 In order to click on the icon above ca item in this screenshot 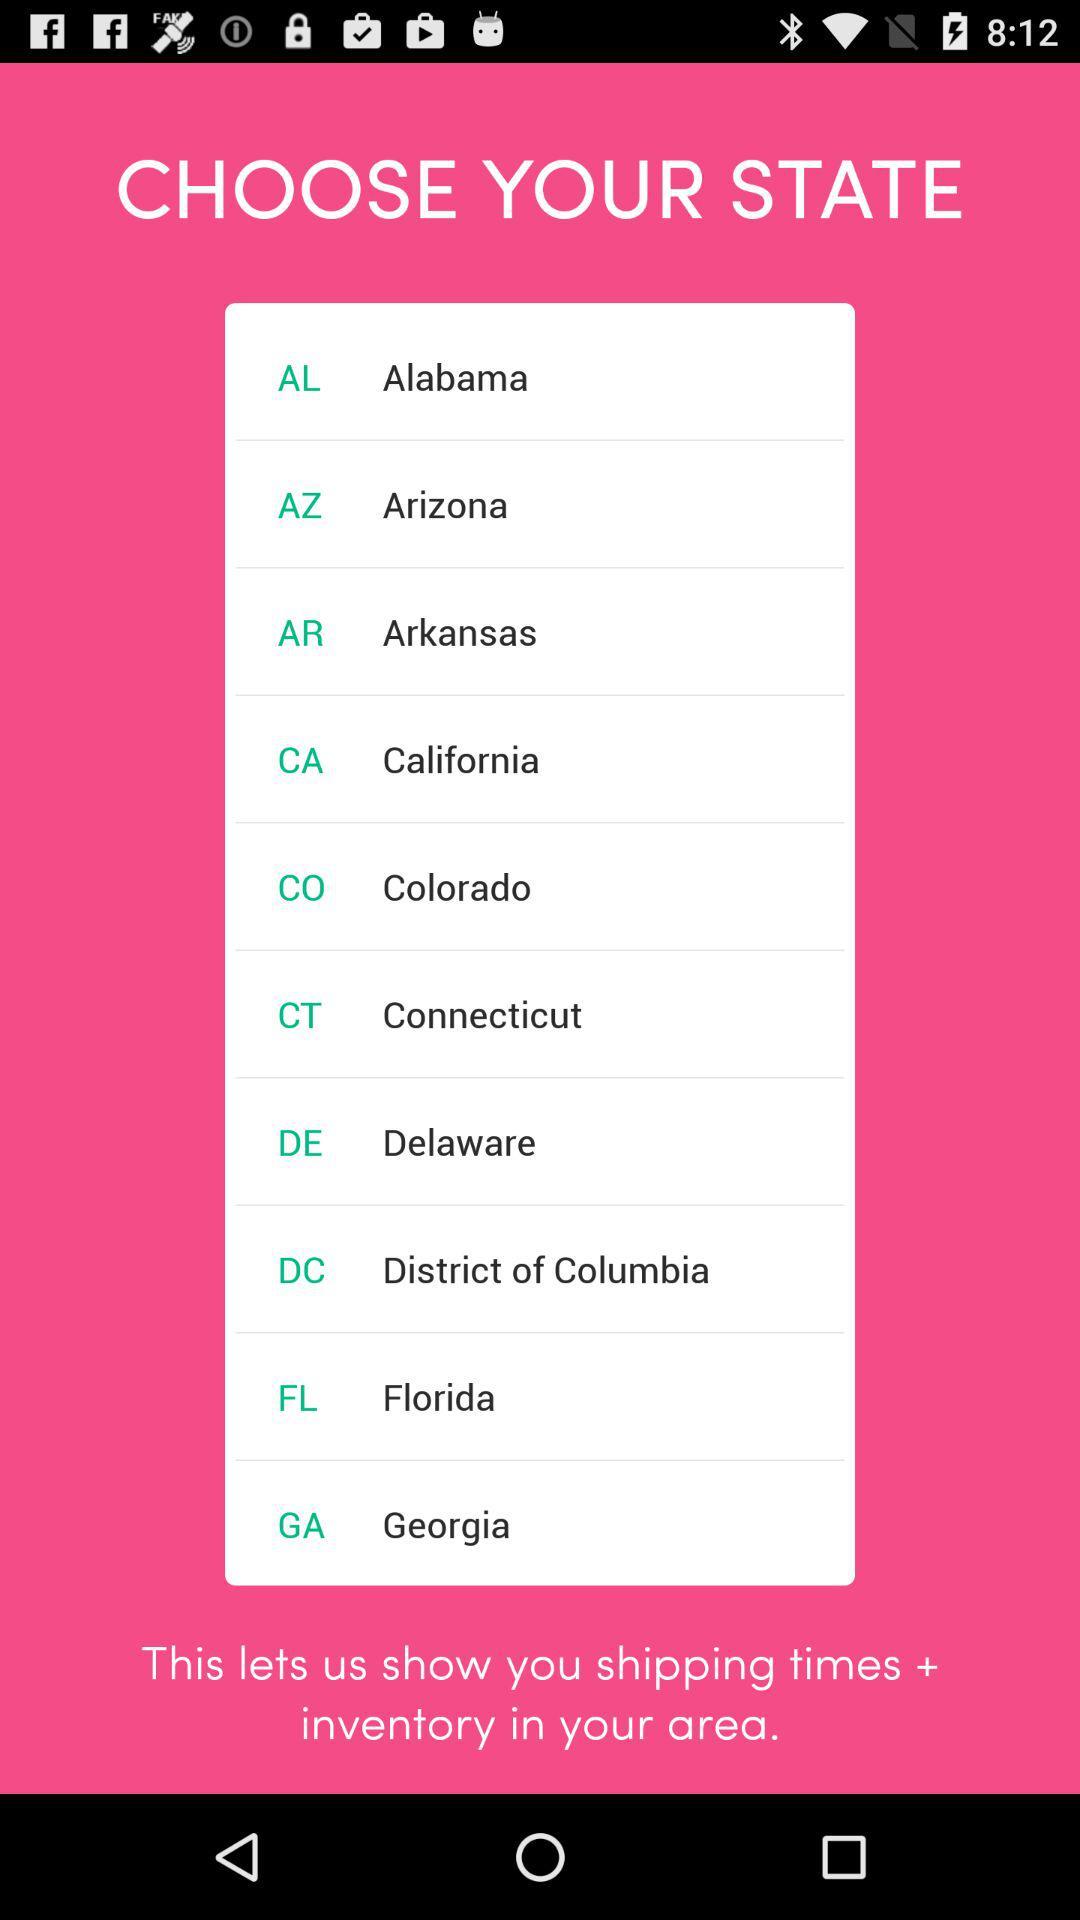, I will do `click(300, 630)`.